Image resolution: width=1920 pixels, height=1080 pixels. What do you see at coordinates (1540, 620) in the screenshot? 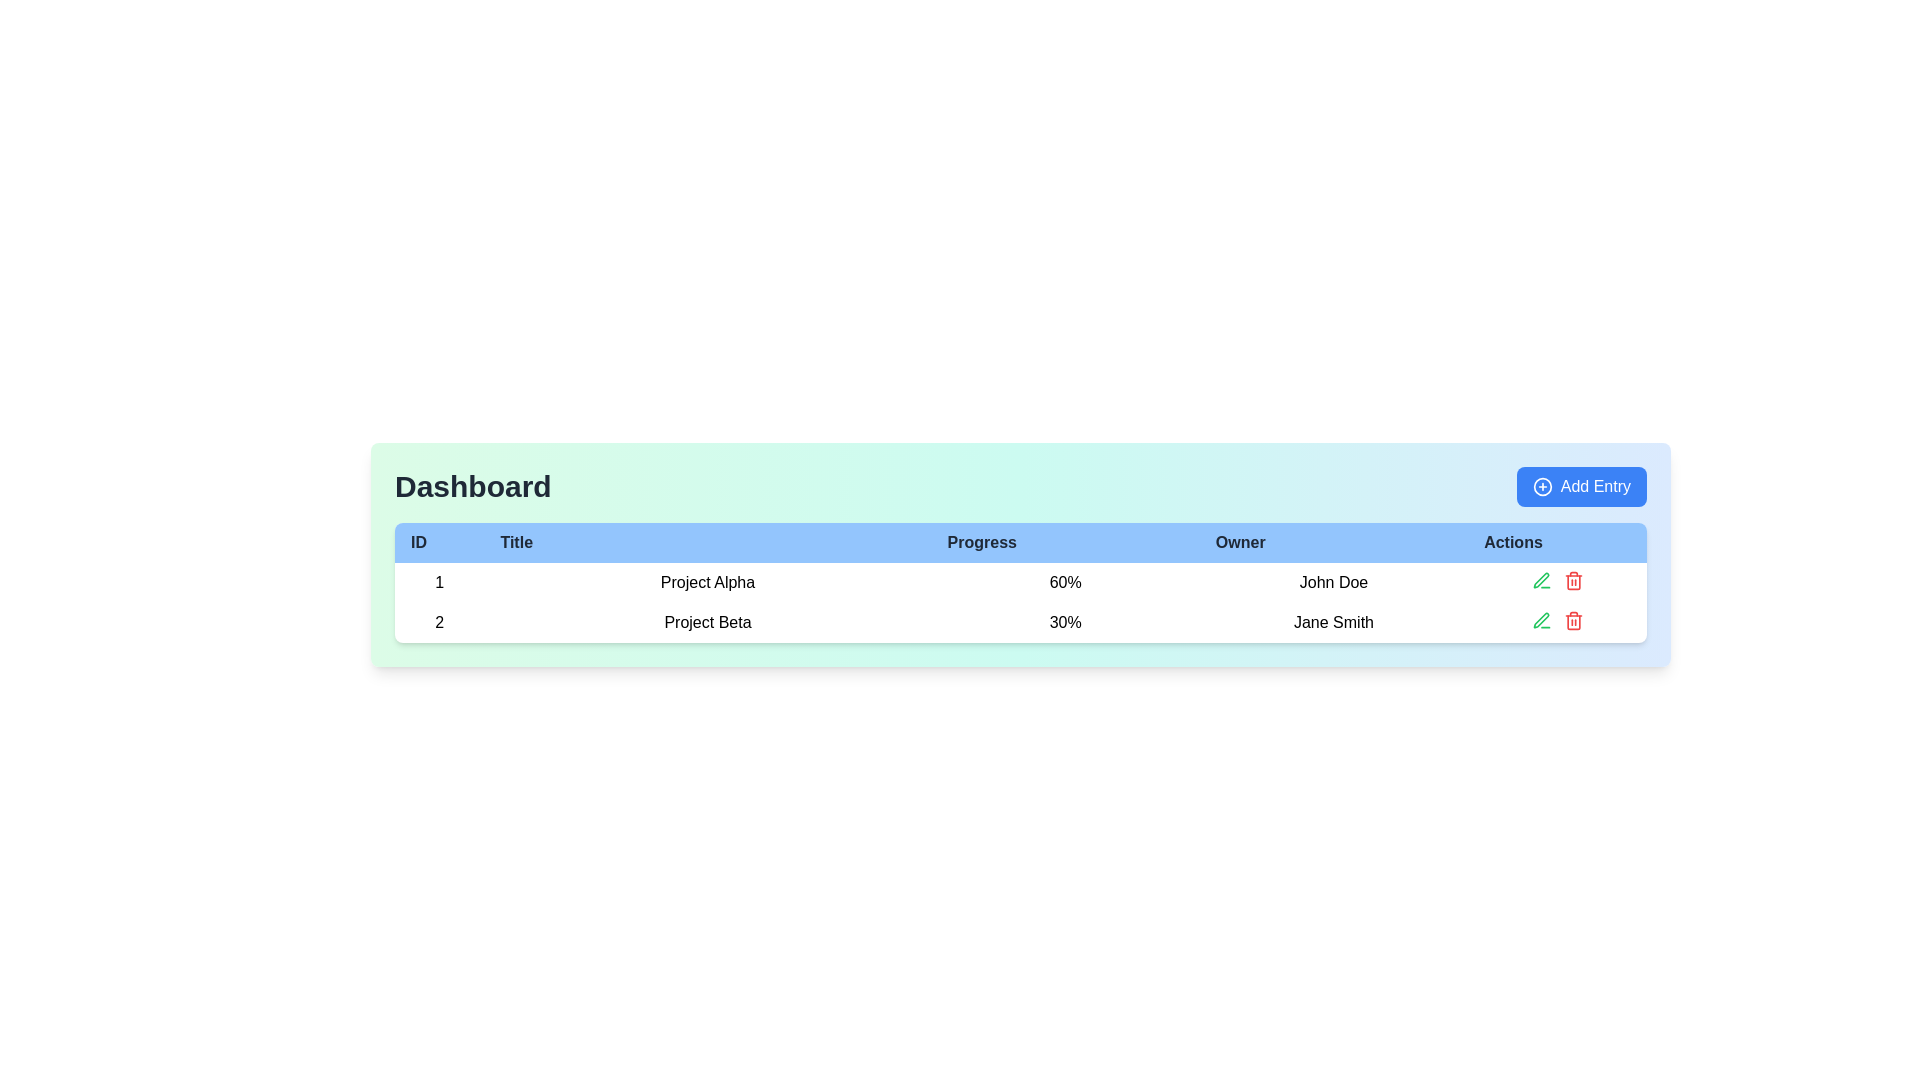
I see `the green pen-shaped icon button located in the 'Actions' column of the second row of the table under the 'Dashboard' section` at bounding box center [1540, 620].